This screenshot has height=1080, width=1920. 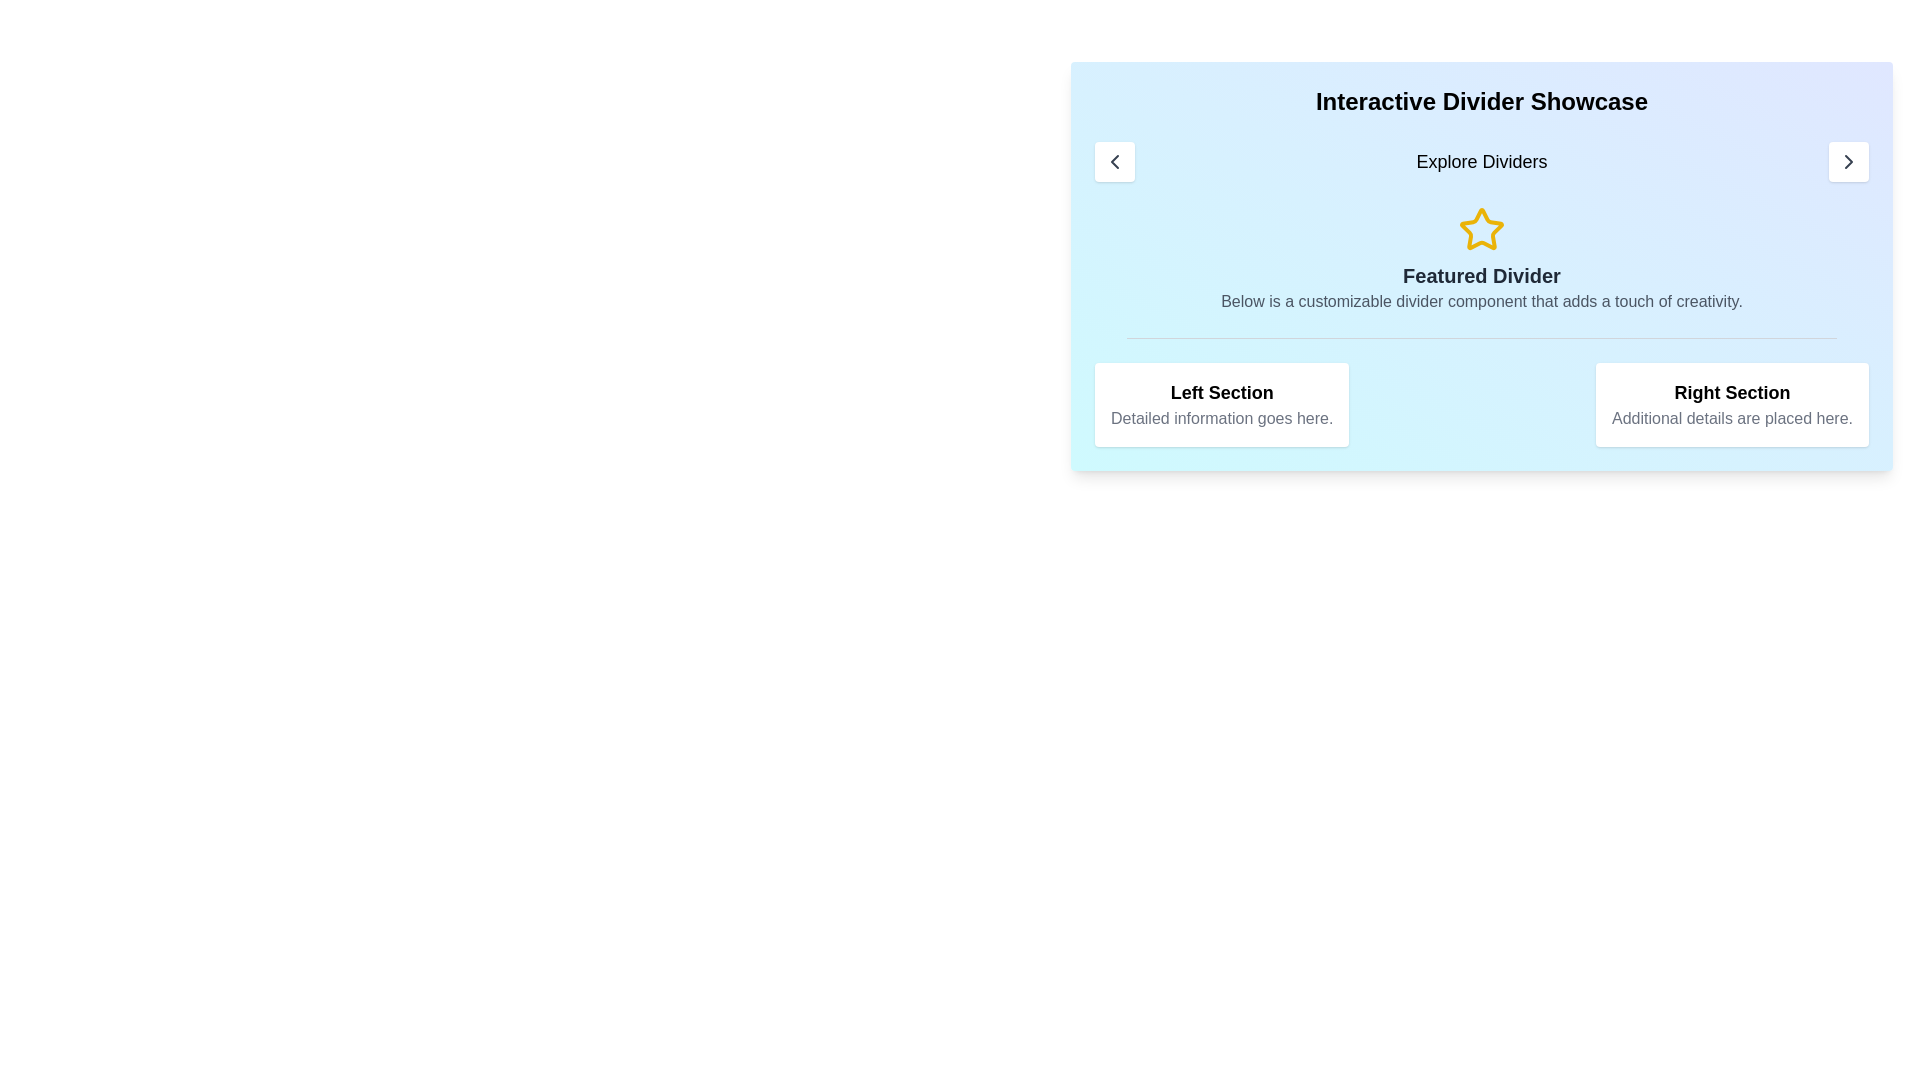 I want to click on the text label displaying 'Explore Dividers', which is centrally positioned between two navigational icons with emphasis on its larger font size, so click(x=1482, y=161).